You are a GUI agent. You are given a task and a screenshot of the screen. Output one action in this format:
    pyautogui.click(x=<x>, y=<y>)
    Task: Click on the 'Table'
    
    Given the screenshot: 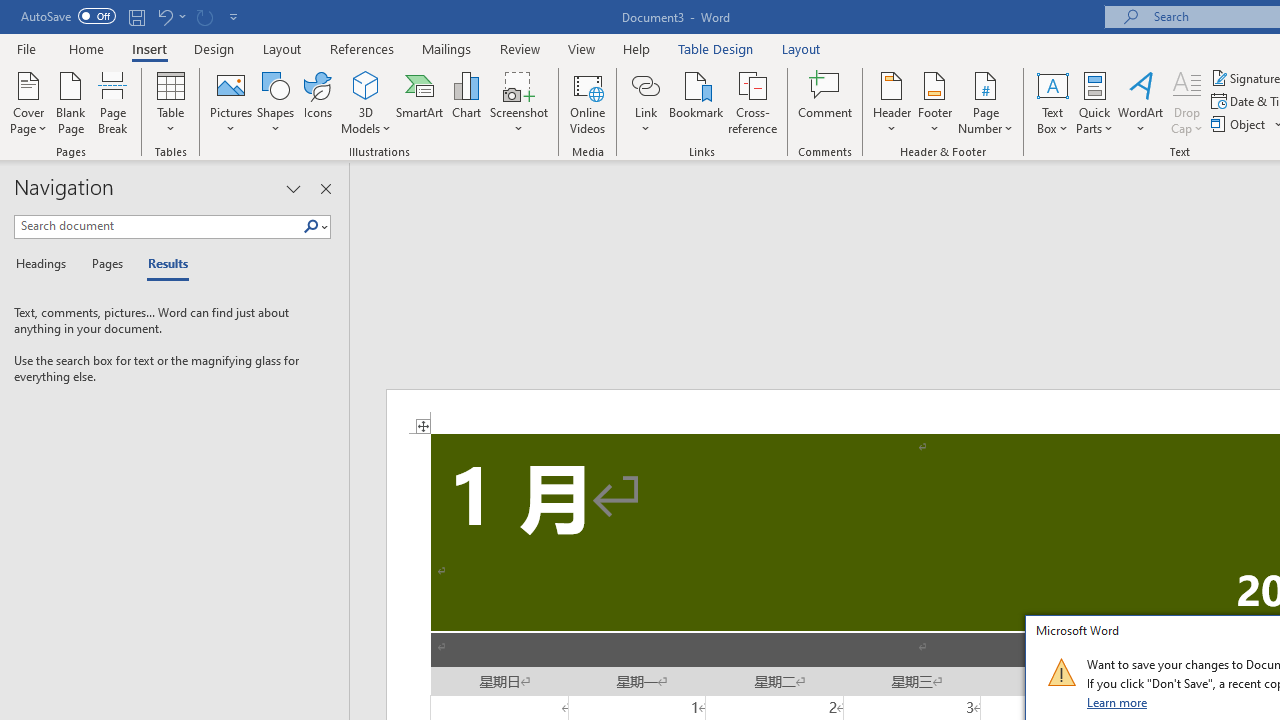 What is the action you would take?
    pyautogui.click(x=170, y=103)
    